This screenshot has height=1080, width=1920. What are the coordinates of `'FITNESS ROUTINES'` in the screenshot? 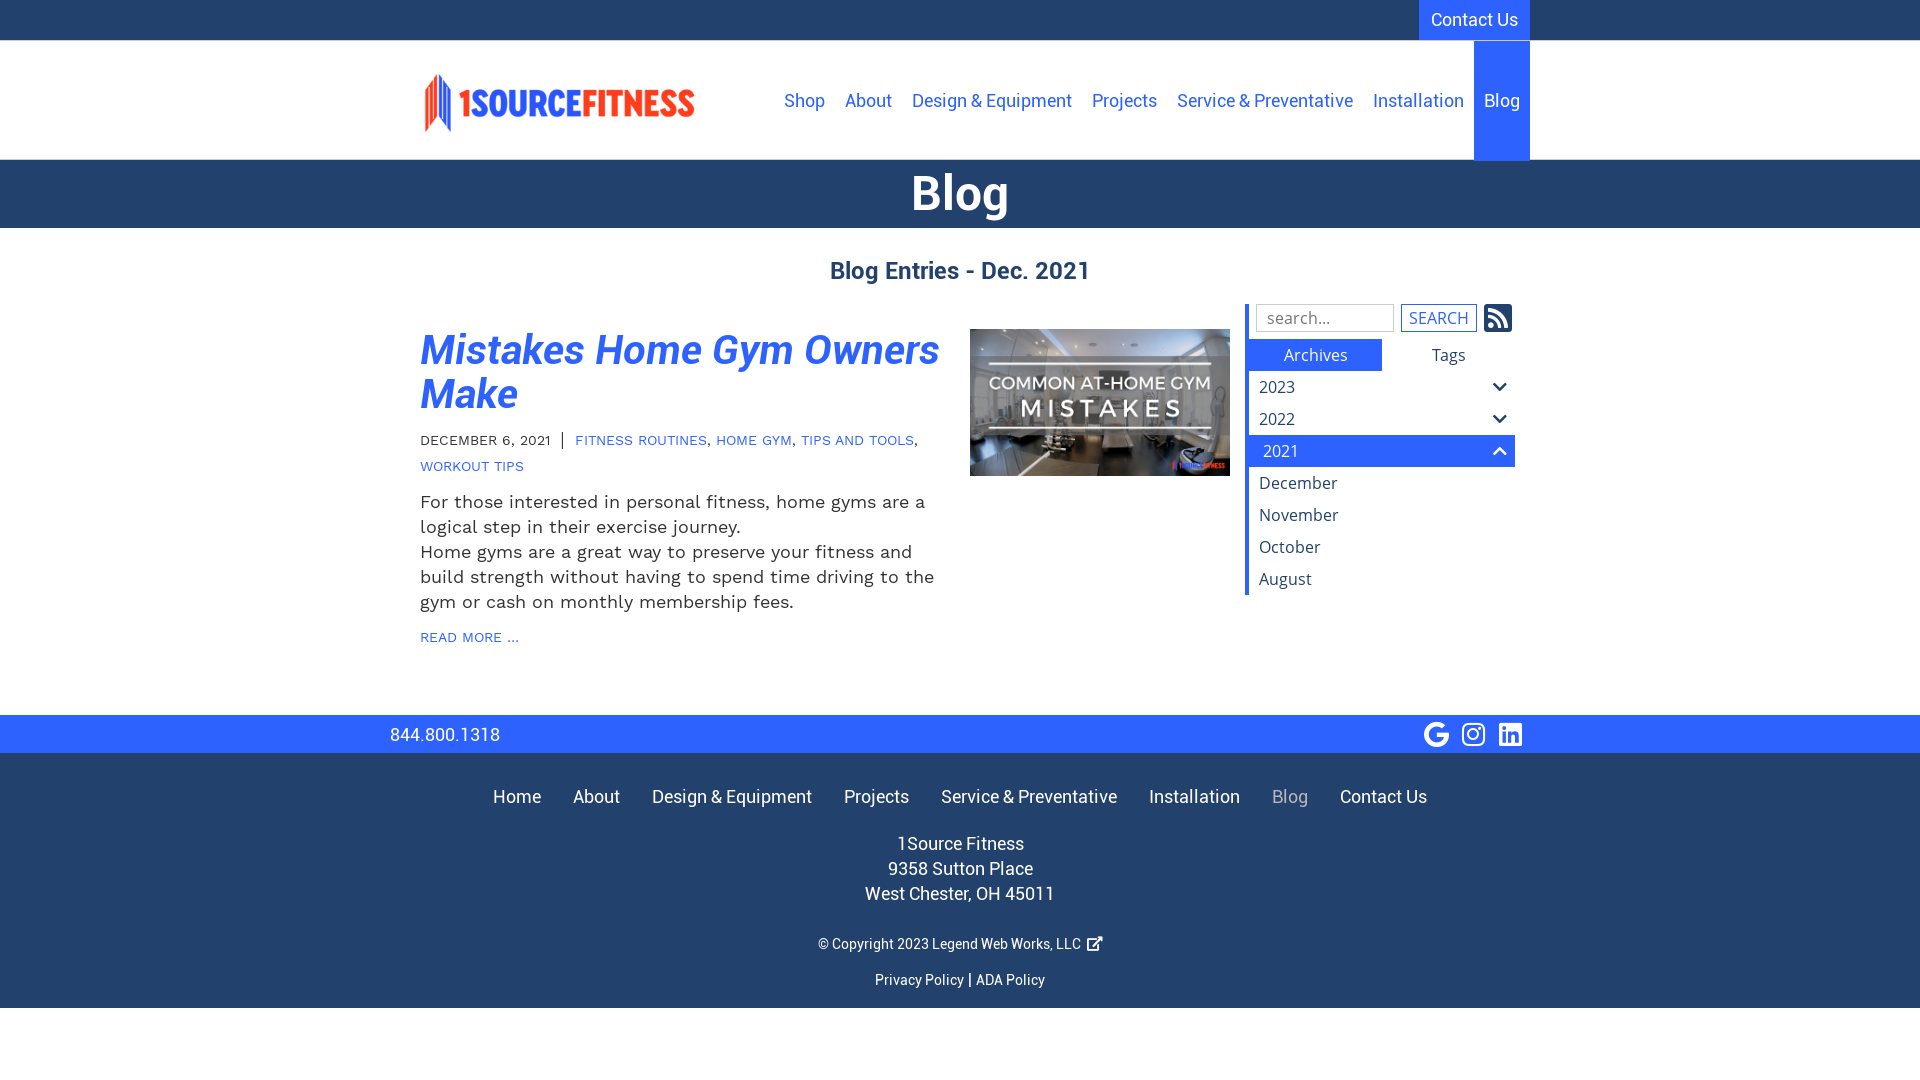 It's located at (641, 438).